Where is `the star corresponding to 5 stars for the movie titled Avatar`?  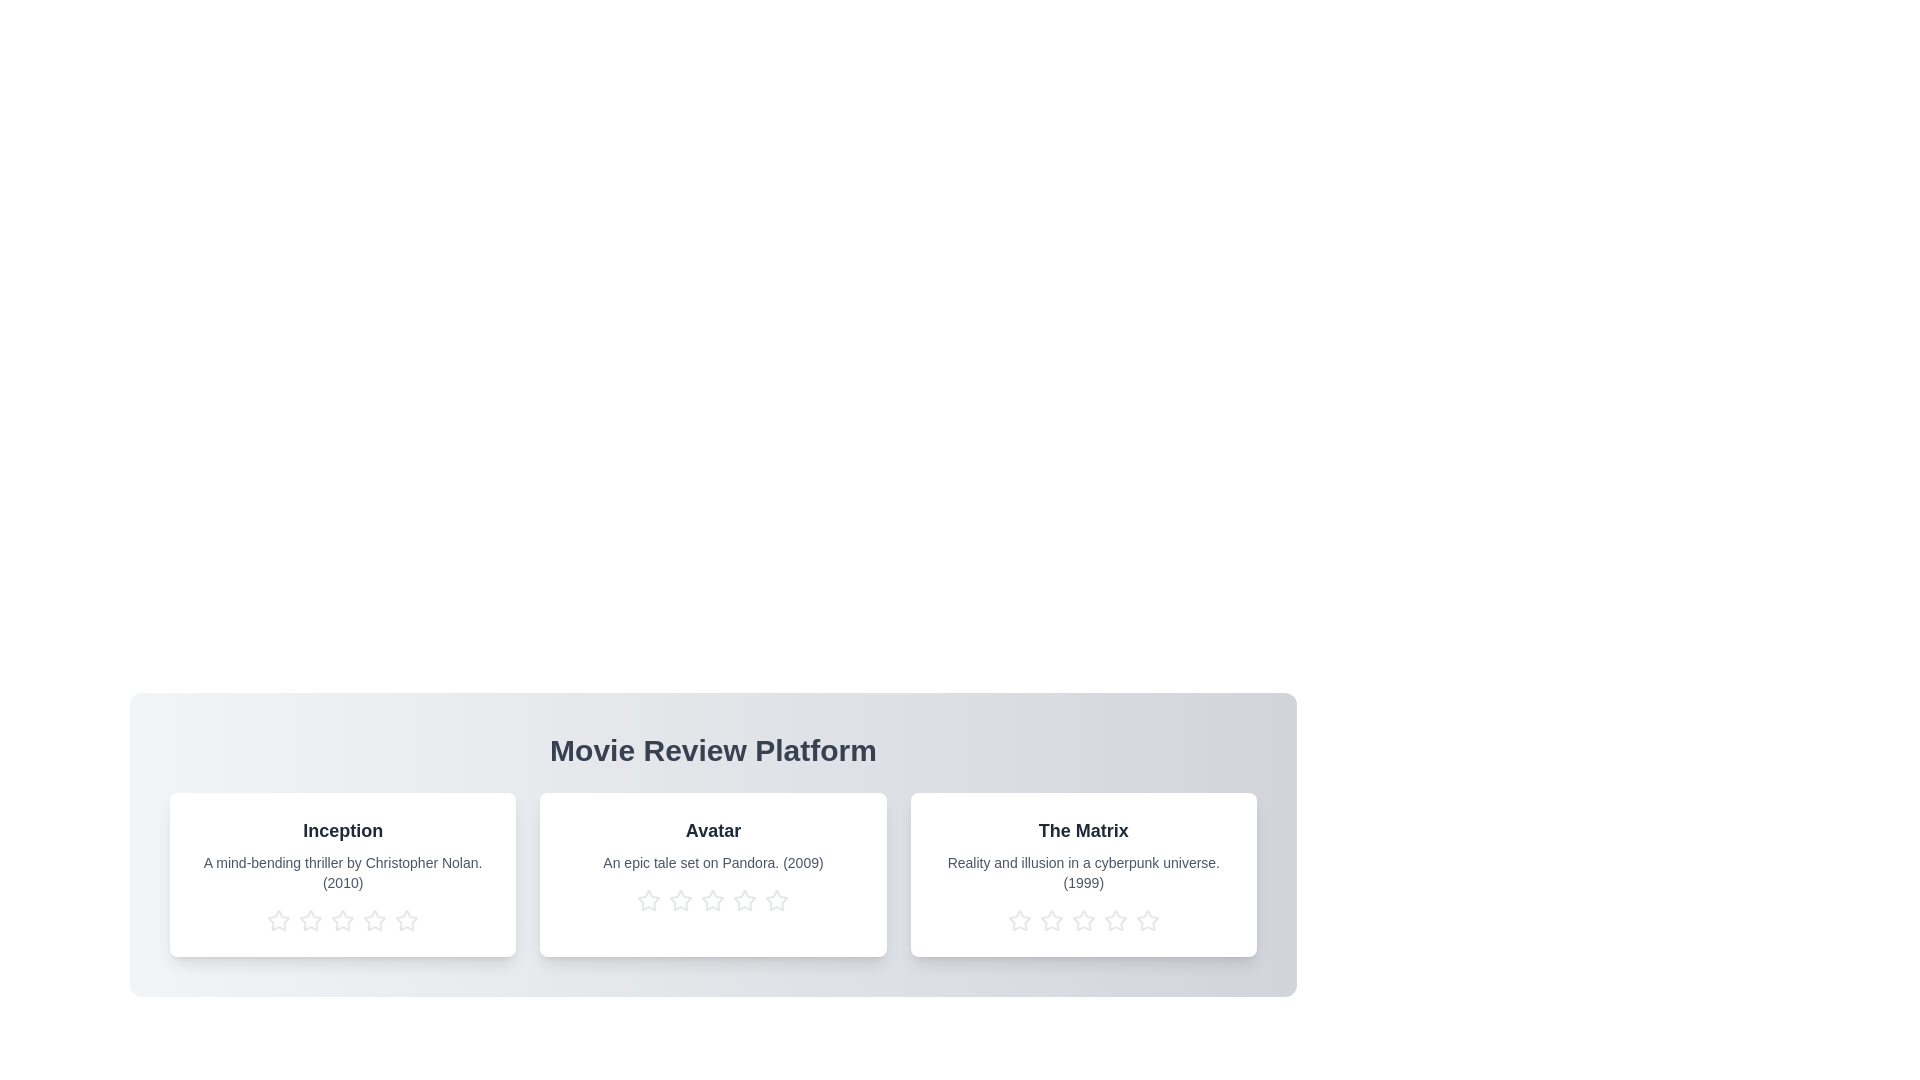
the star corresponding to 5 stars for the movie titled Avatar is located at coordinates (776, 901).